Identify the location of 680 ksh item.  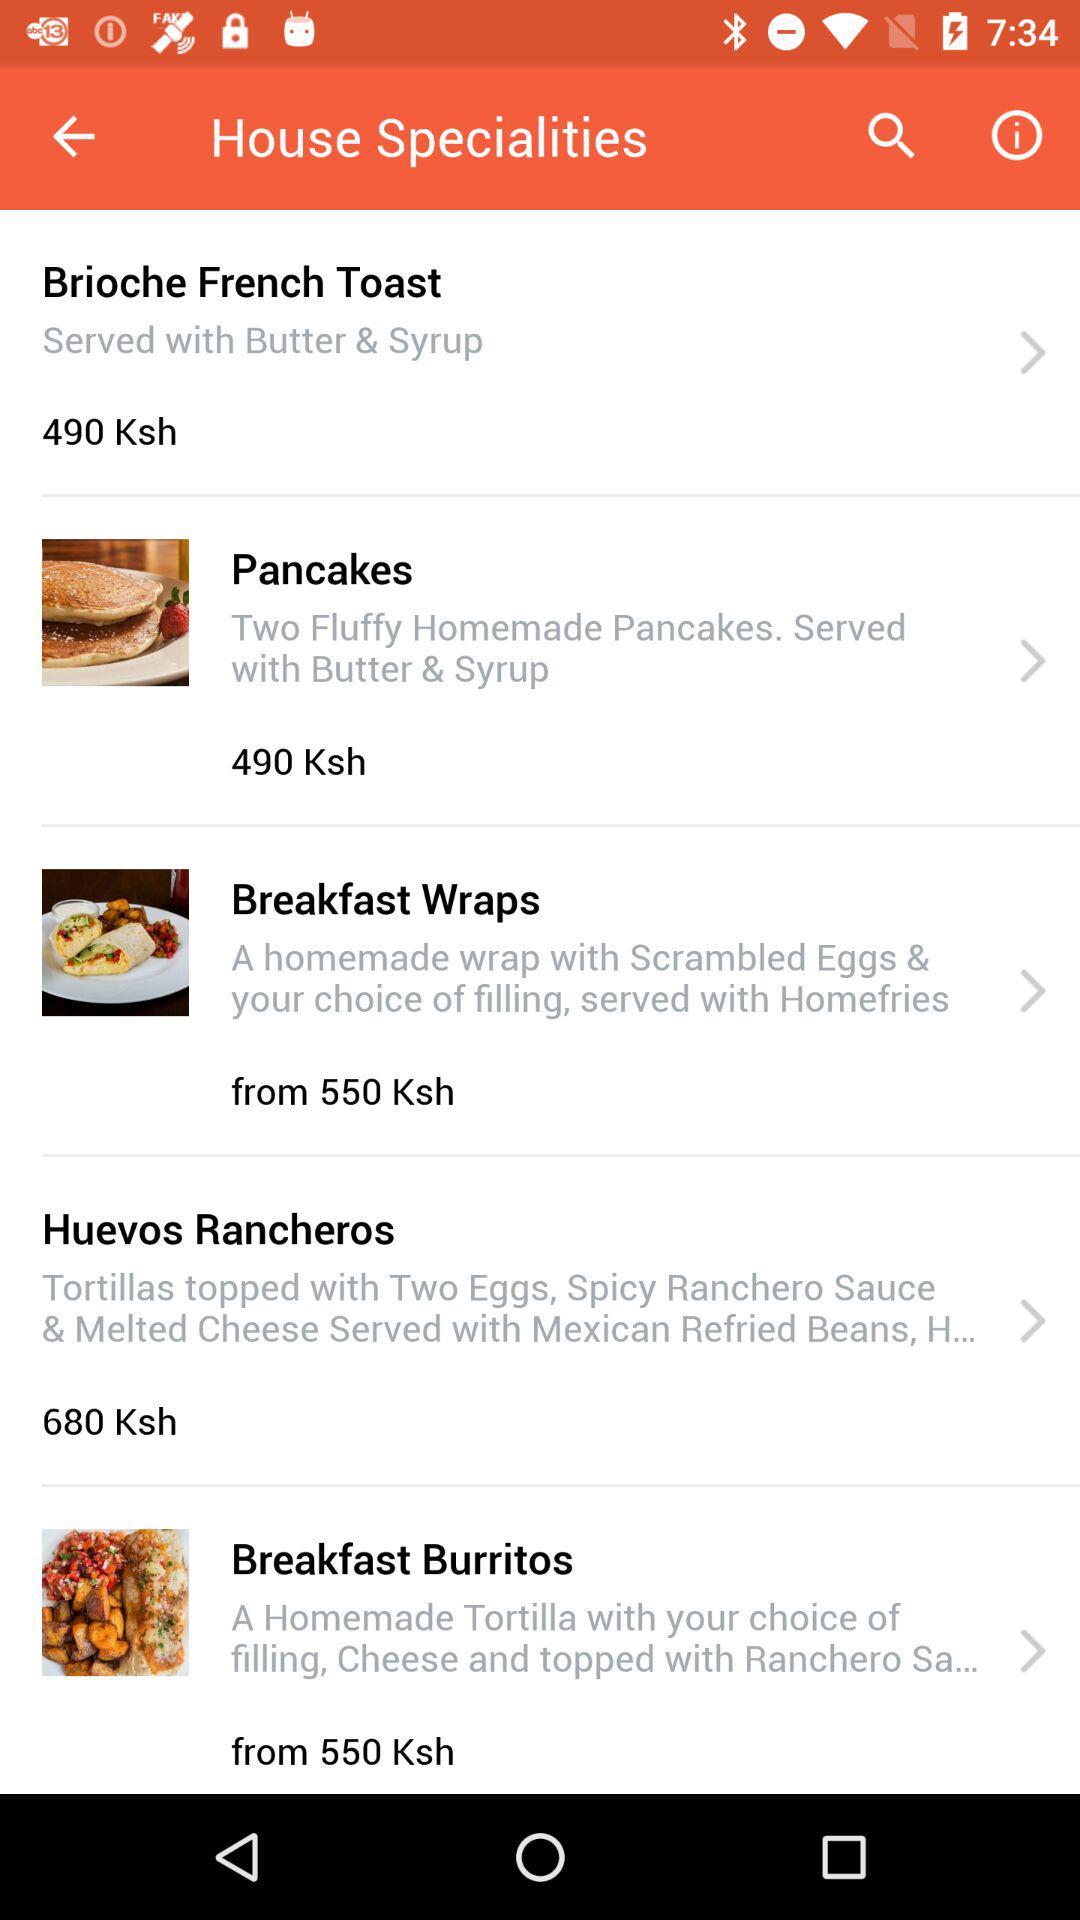
(115, 1419).